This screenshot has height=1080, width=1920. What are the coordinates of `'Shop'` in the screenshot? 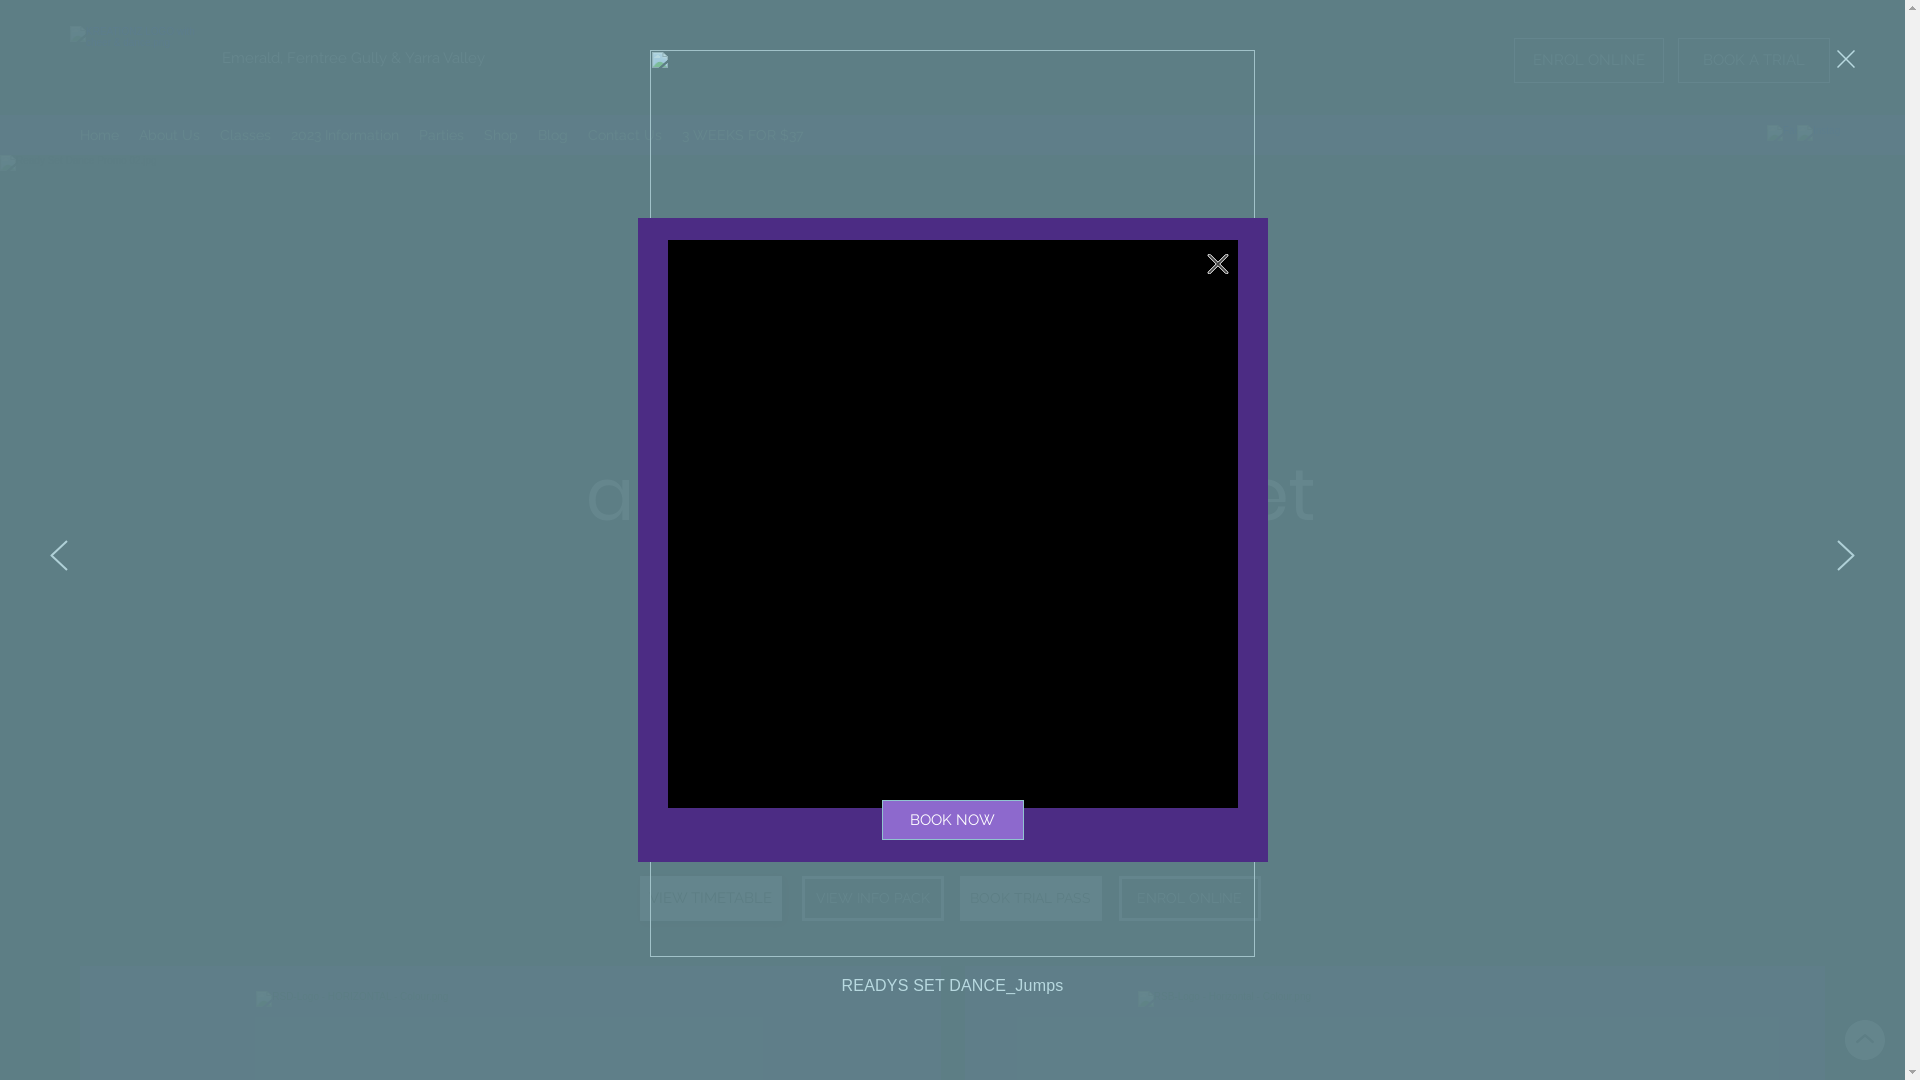 It's located at (500, 135).